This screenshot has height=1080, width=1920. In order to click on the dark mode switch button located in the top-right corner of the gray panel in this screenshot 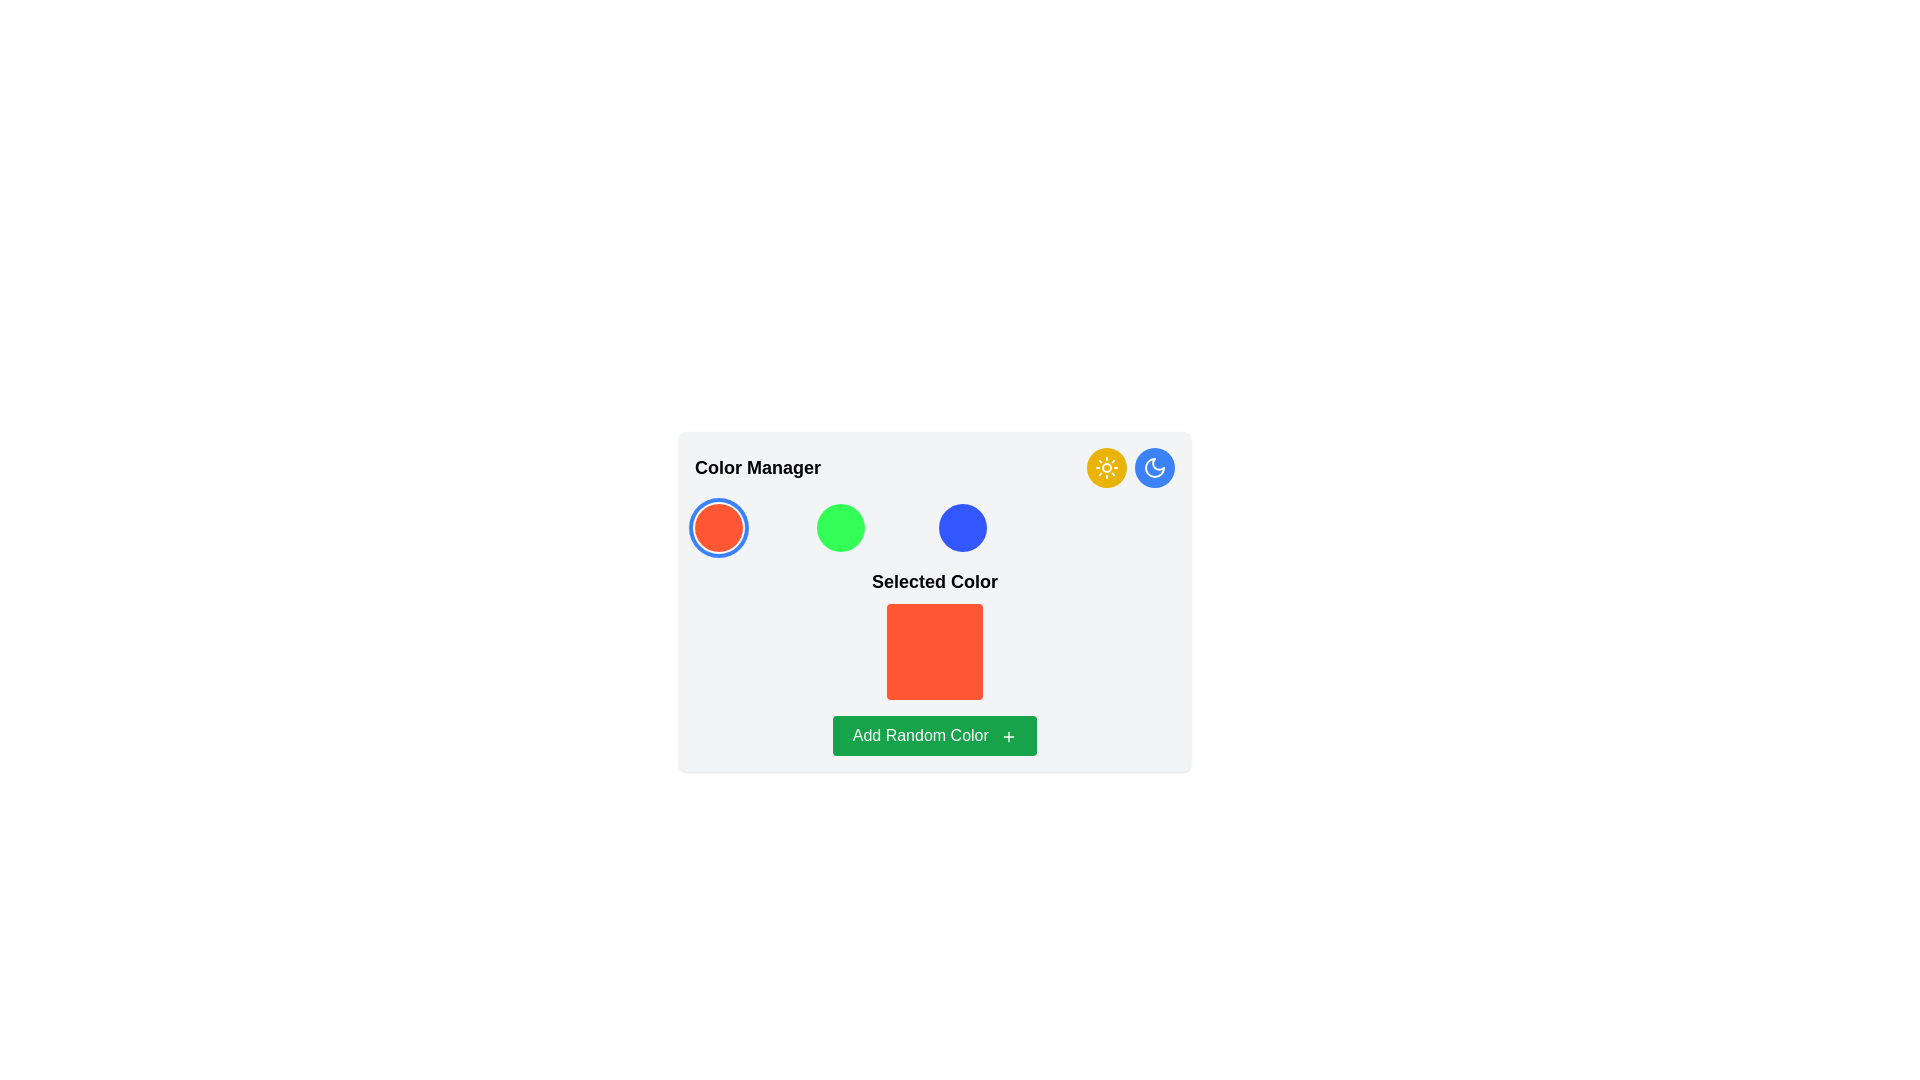, I will do `click(1155, 467)`.